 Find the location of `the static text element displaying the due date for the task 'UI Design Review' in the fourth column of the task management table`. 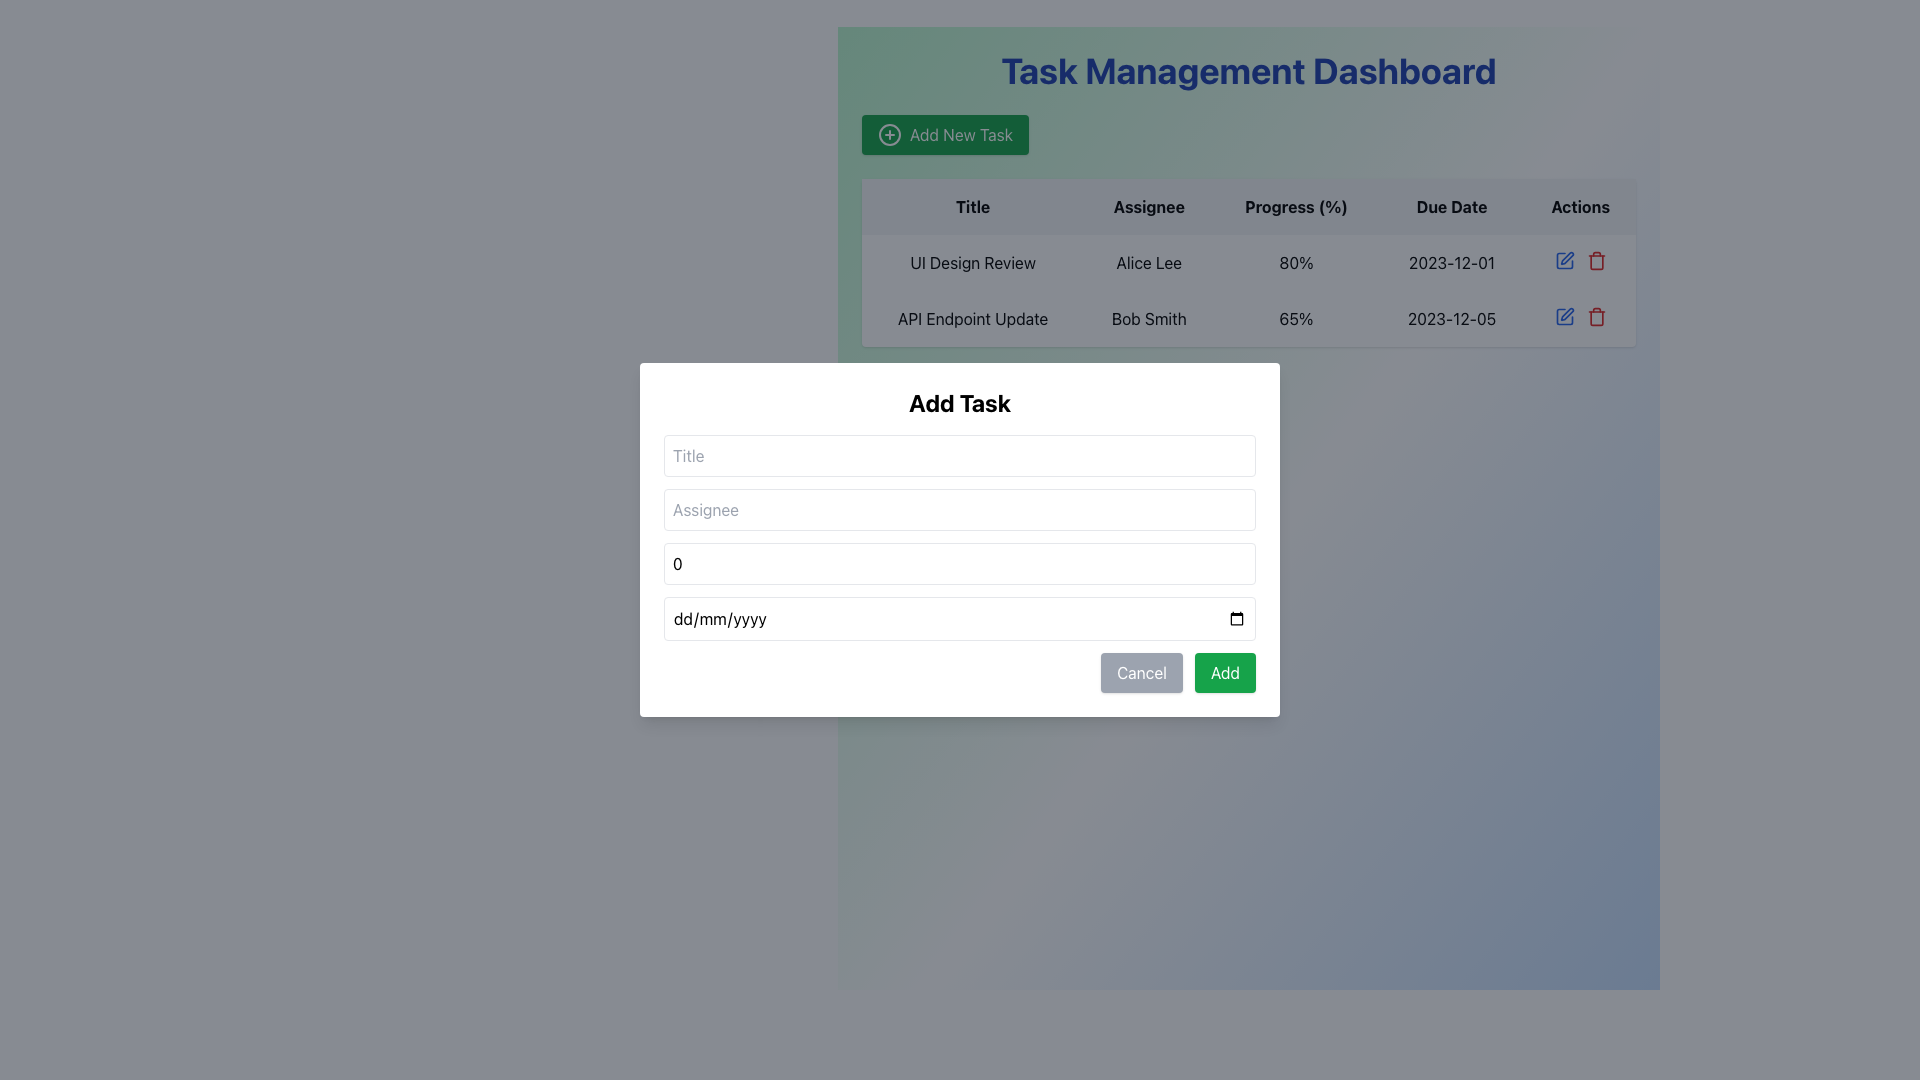

the static text element displaying the due date for the task 'UI Design Review' in the fourth column of the task management table is located at coordinates (1452, 261).